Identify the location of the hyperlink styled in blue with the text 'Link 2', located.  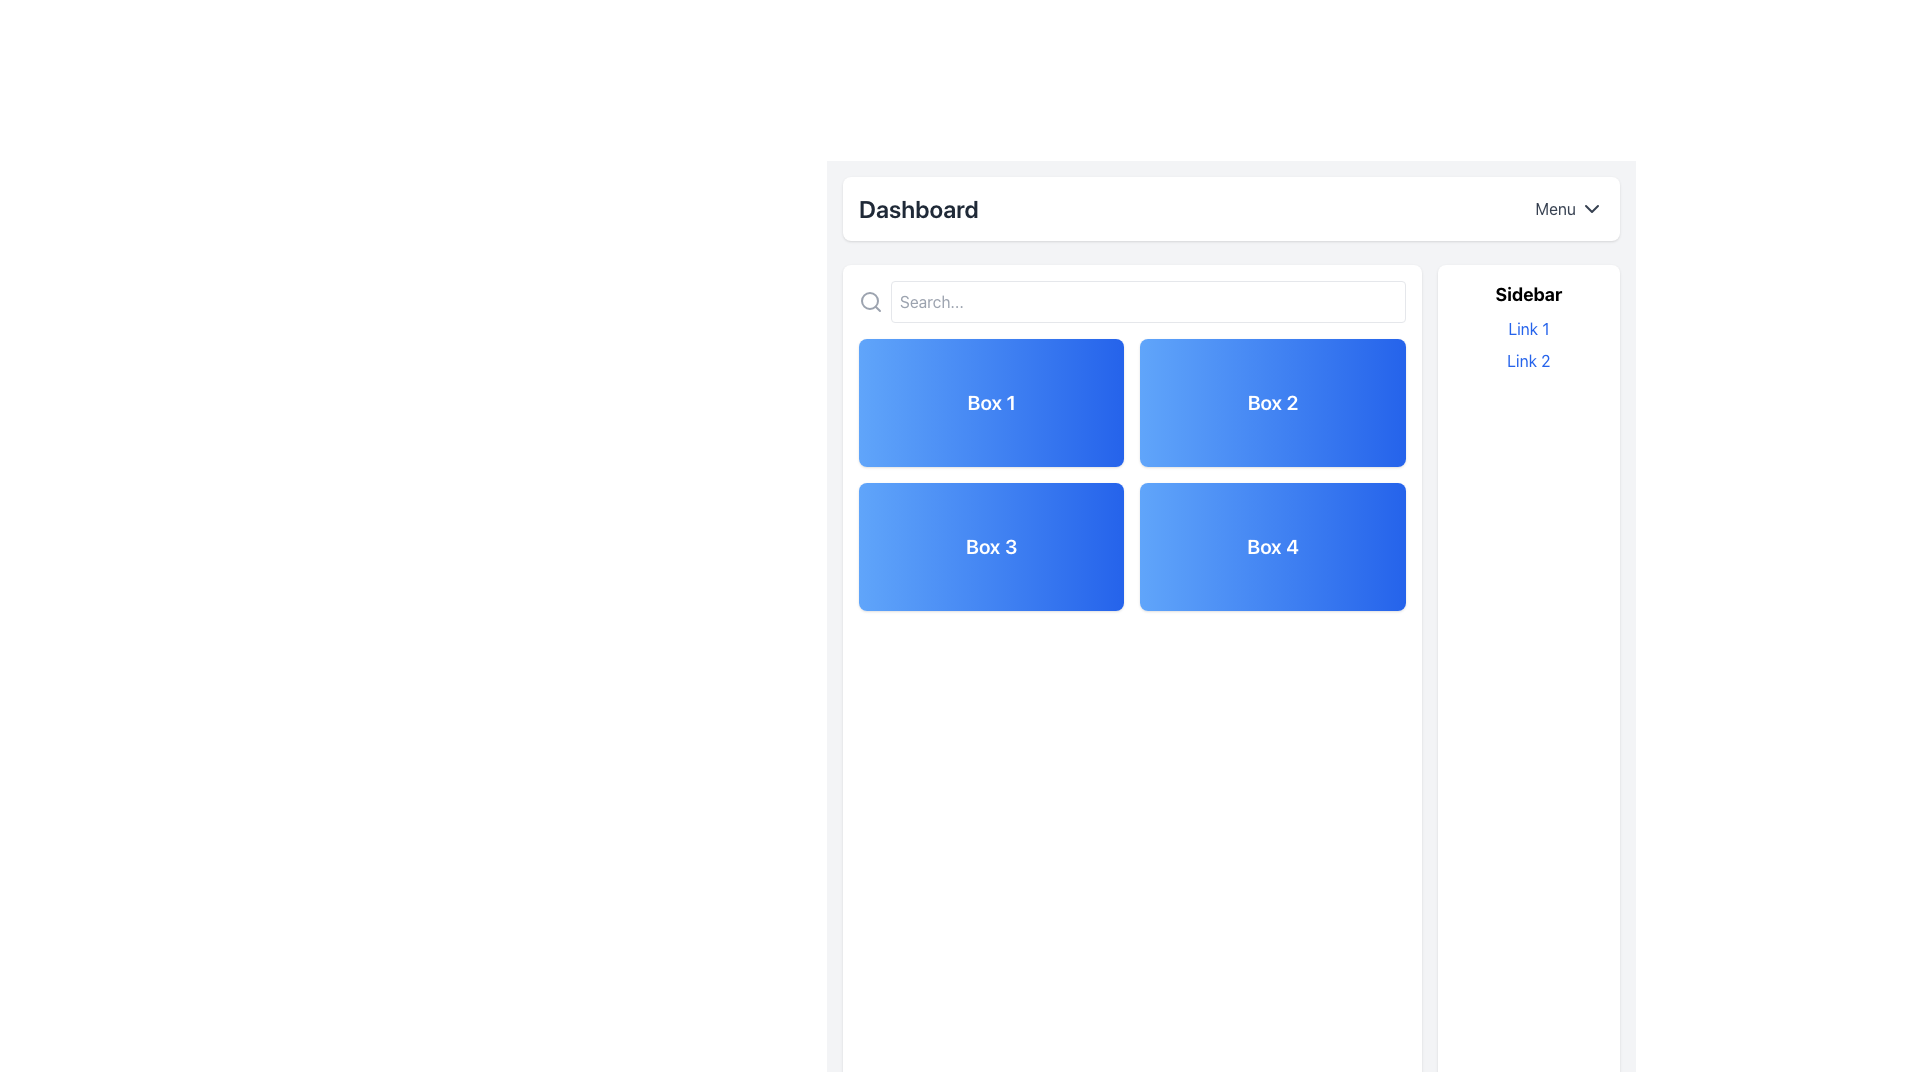
(1527, 361).